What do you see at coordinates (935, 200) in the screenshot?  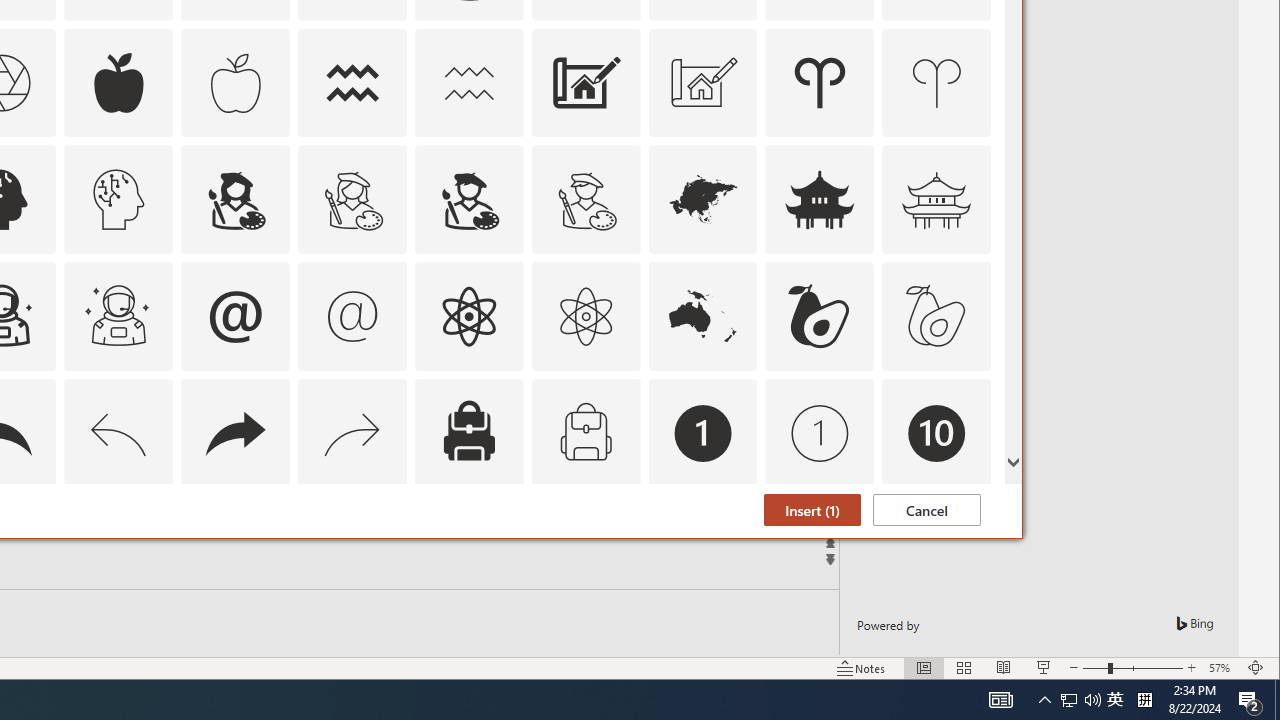 I see `'AutomationID: Icons_AsianTemple_M'` at bounding box center [935, 200].